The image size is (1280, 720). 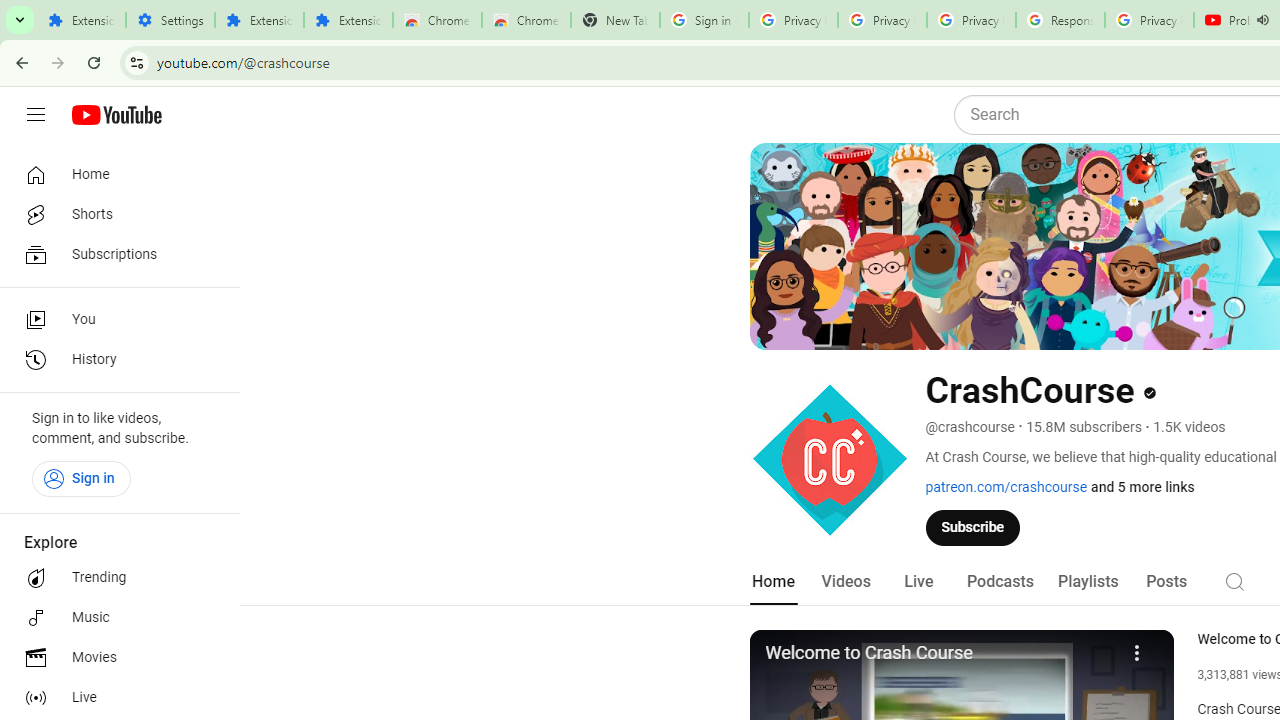 What do you see at coordinates (1087, 581) in the screenshot?
I see `'Playlists'` at bounding box center [1087, 581].